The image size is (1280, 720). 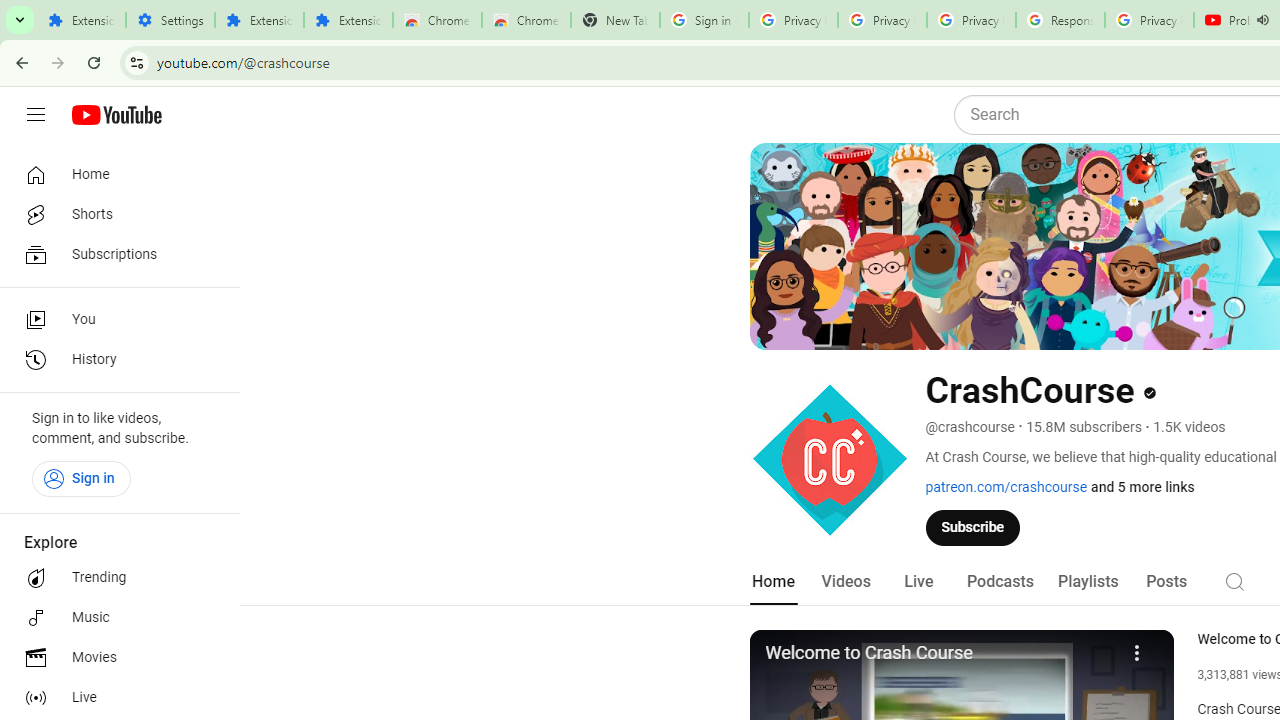 What do you see at coordinates (1087, 581) in the screenshot?
I see `'Playlists'` at bounding box center [1087, 581].